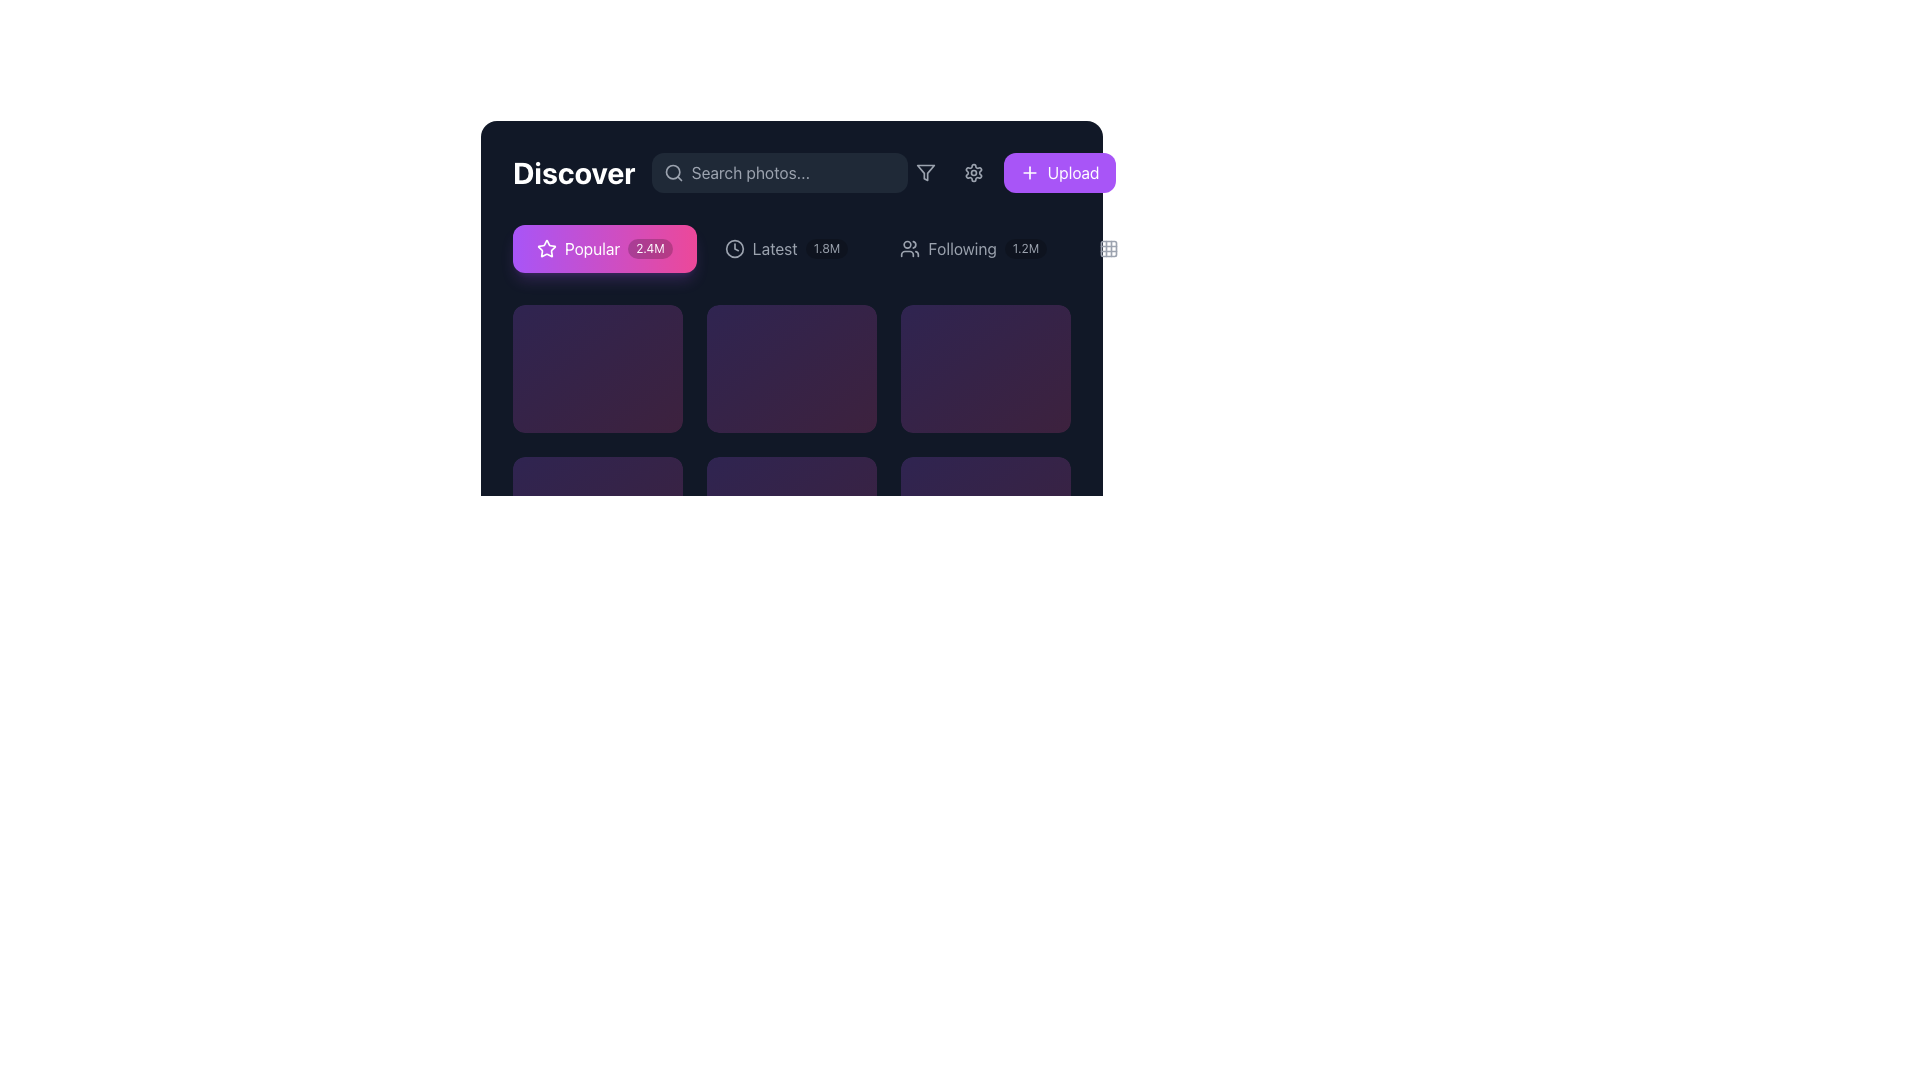 This screenshot has height=1080, width=1920. What do you see at coordinates (924, 172) in the screenshot?
I see `the triangular filter icon located in the navigation bar, positioned to the right of the search bar and left of the settings gear icon` at bounding box center [924, 172].